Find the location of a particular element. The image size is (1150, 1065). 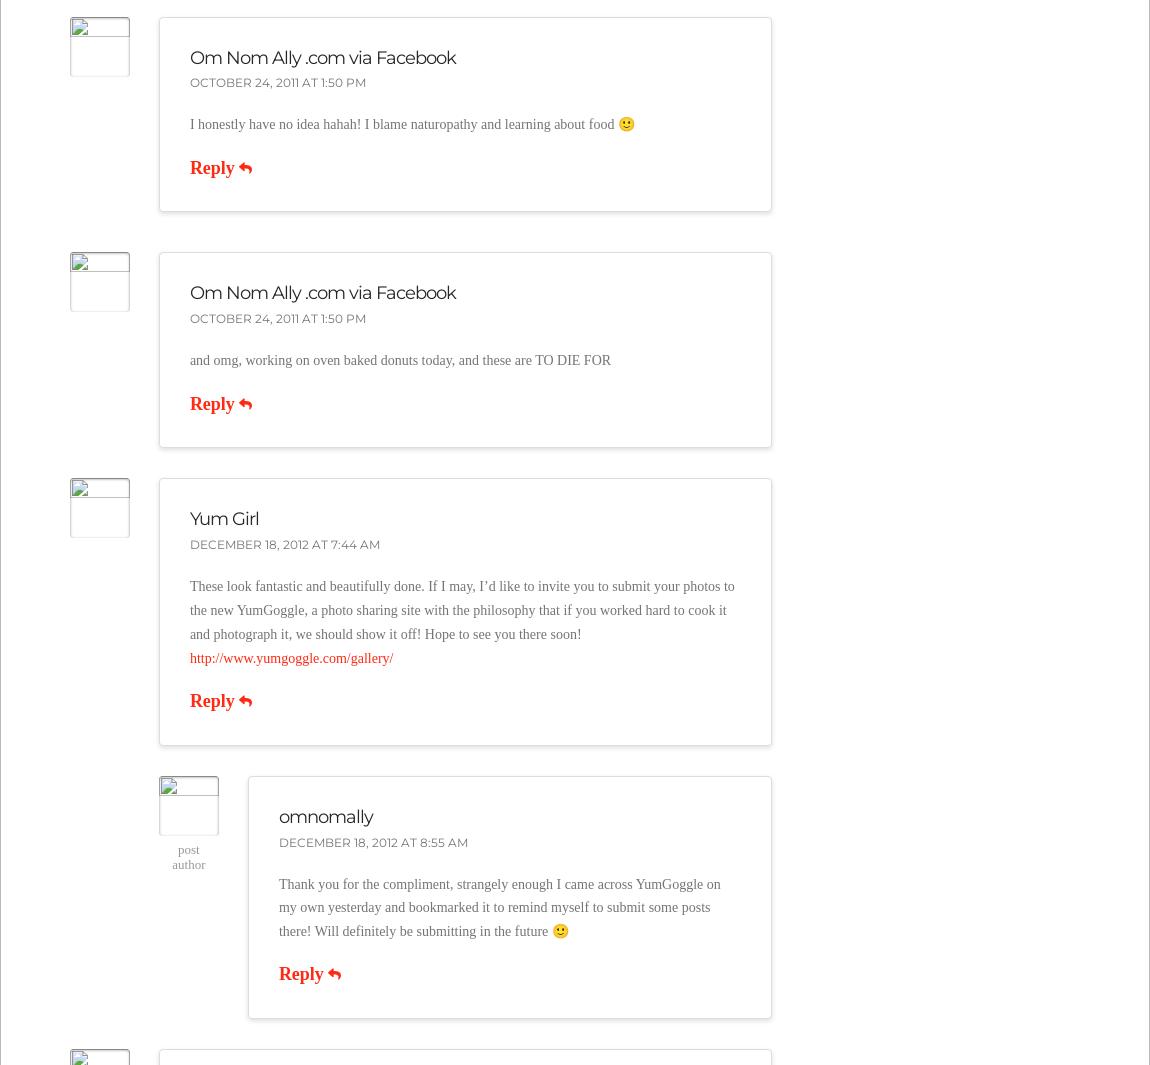

'These look fantastic and beautifully done.  If I may, I’d like to invite you to submit your photos to the new YumGoggle, a photo sharing site with the philosophy that if you worked hard to cook it and photograph it, we should show it off!  Hope to see you there soon!' is located at coordinates (187, 610).